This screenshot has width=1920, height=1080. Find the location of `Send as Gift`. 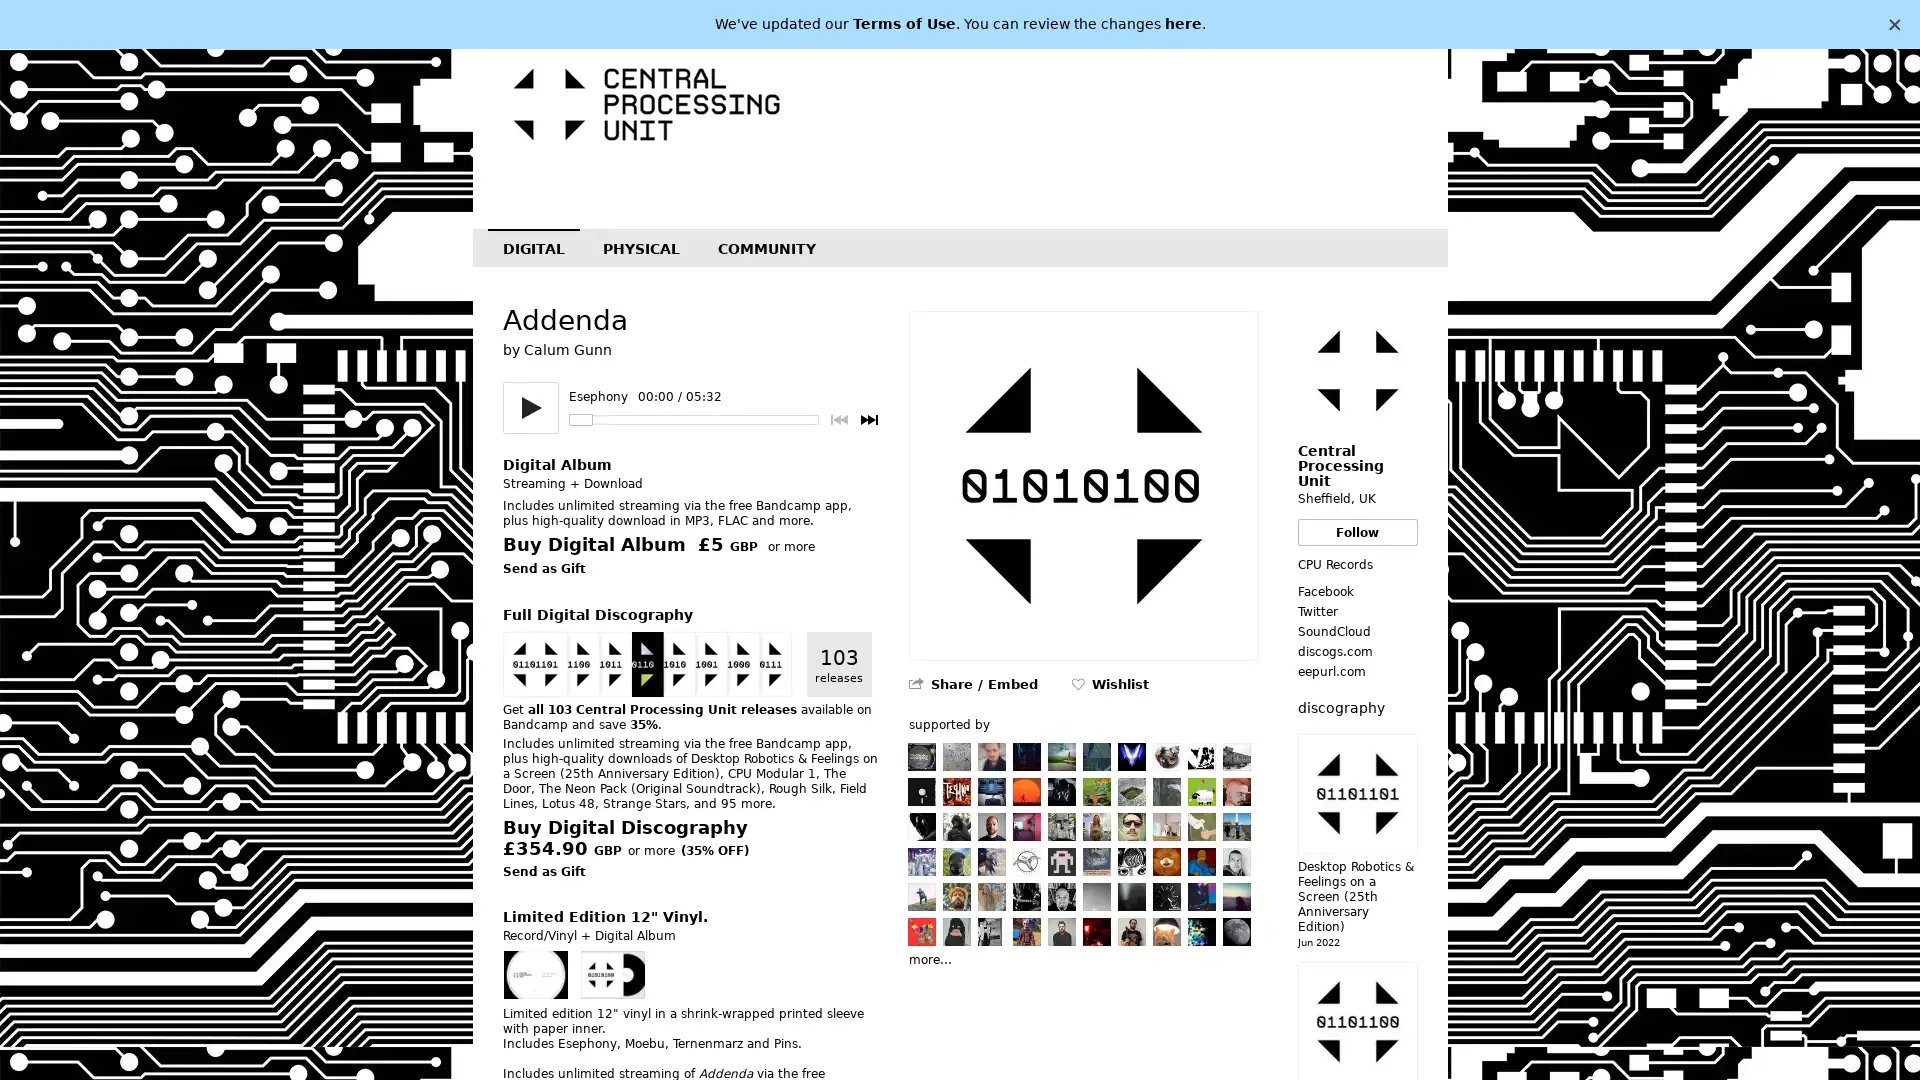

Send as Gift is located at coordinates (543, 870).